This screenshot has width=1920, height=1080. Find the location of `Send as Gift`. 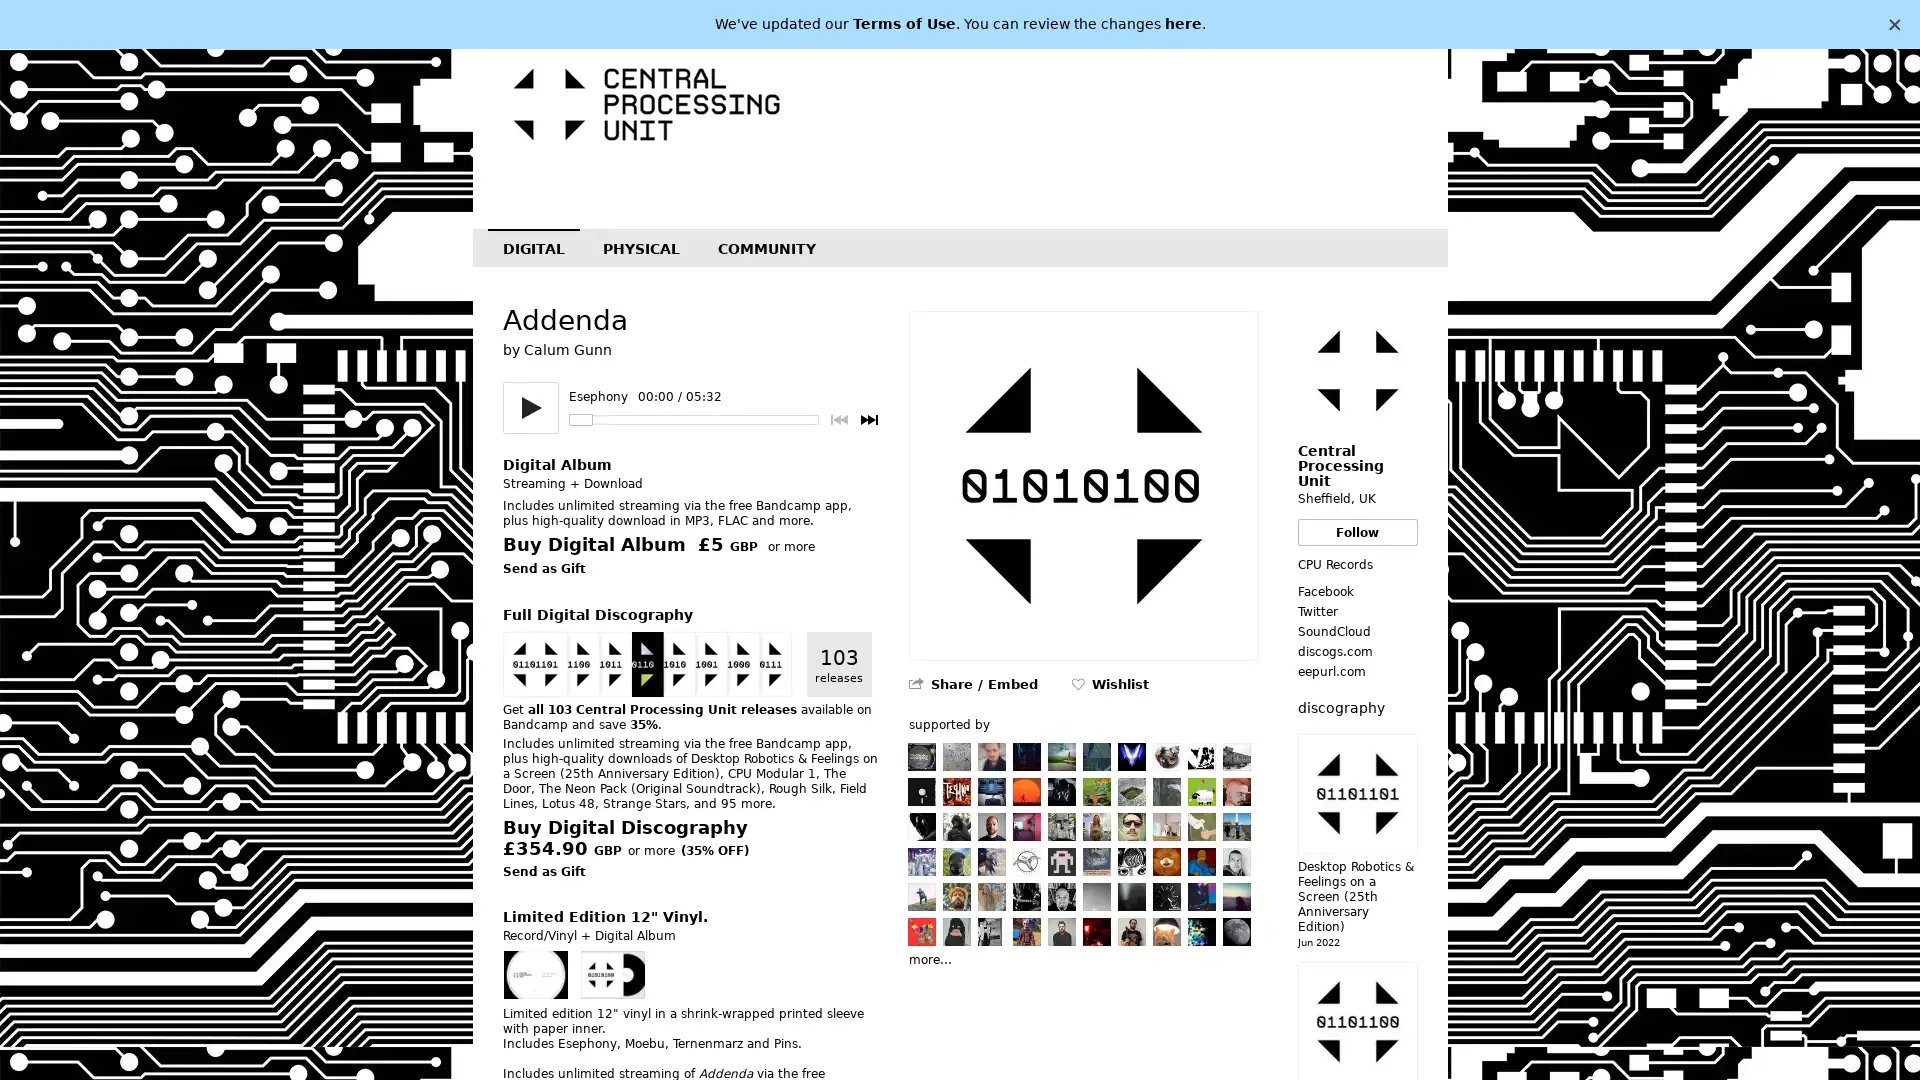

Send as Gift is located at coordinates (543, 870).